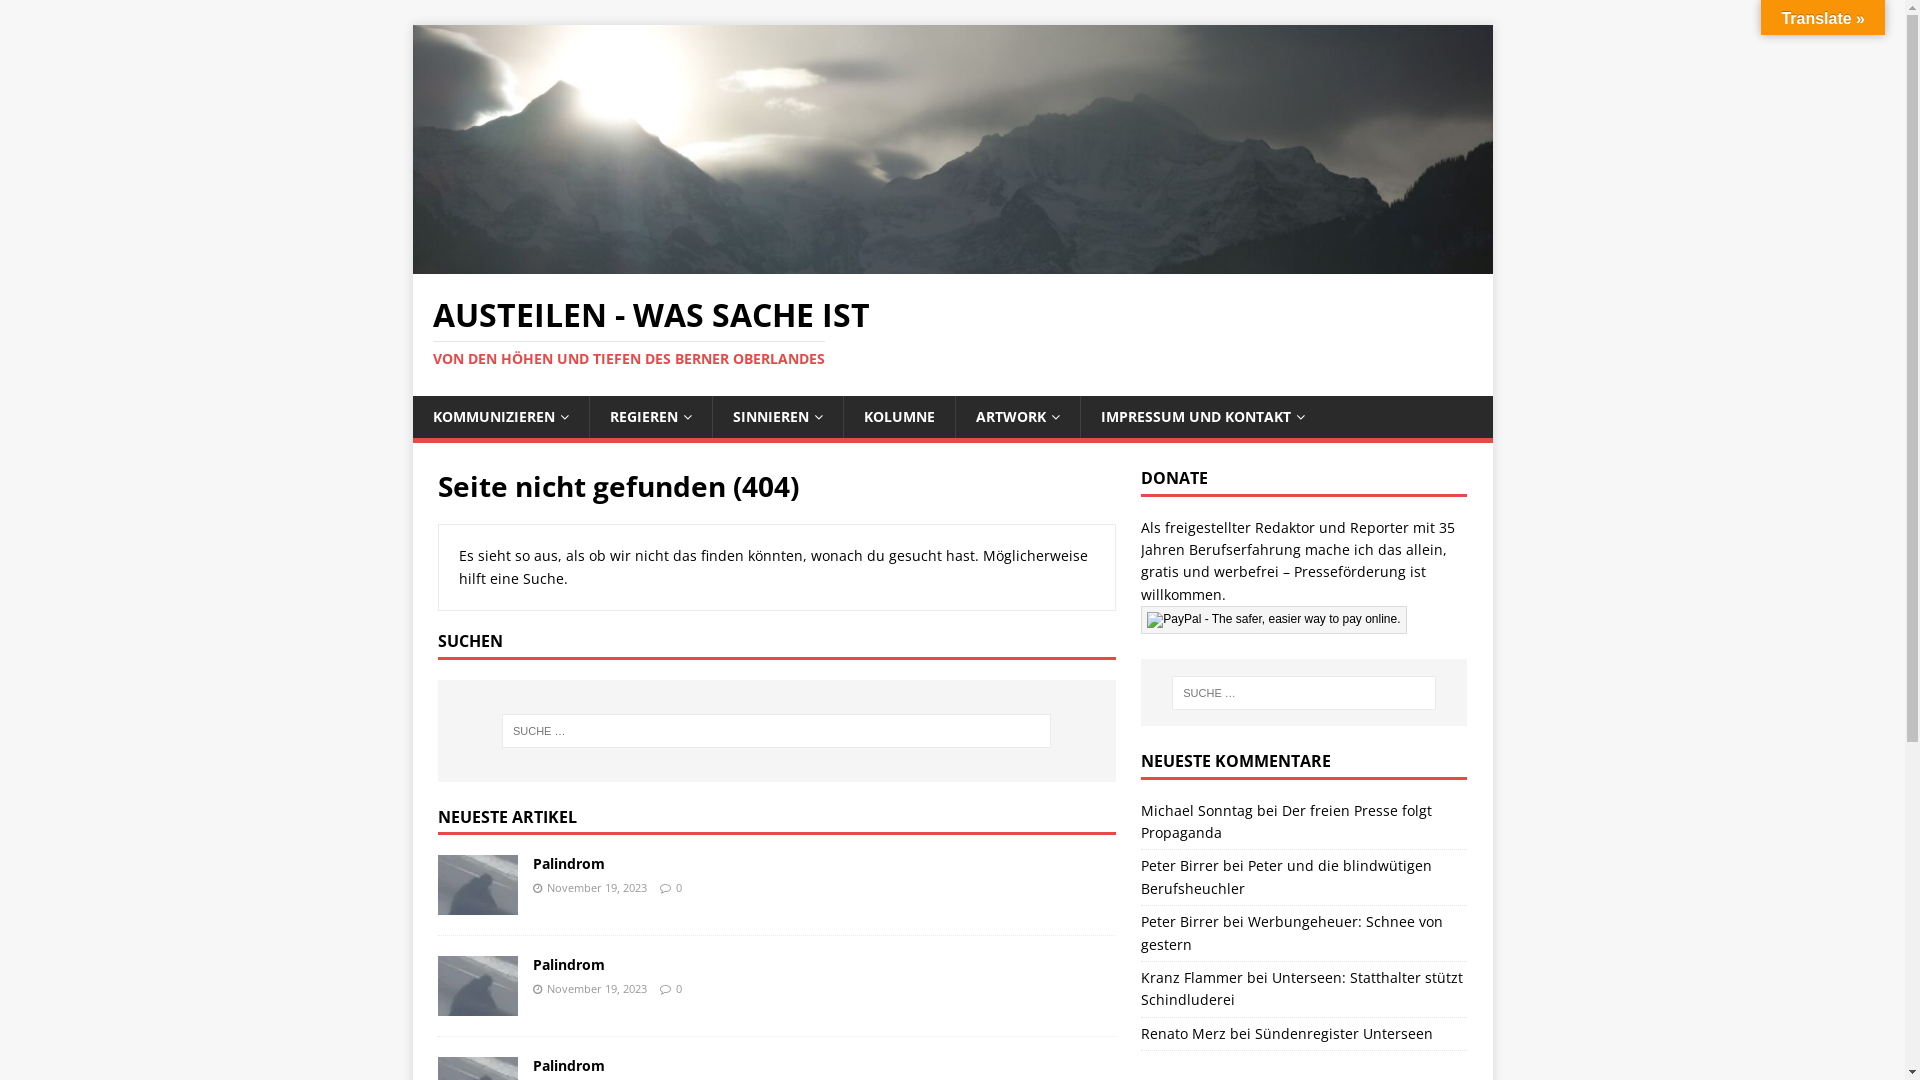 The image size is (1920, 1080). Describe the element at coordinates (676, 886) in the screenshot. I see `'0'` at that location.